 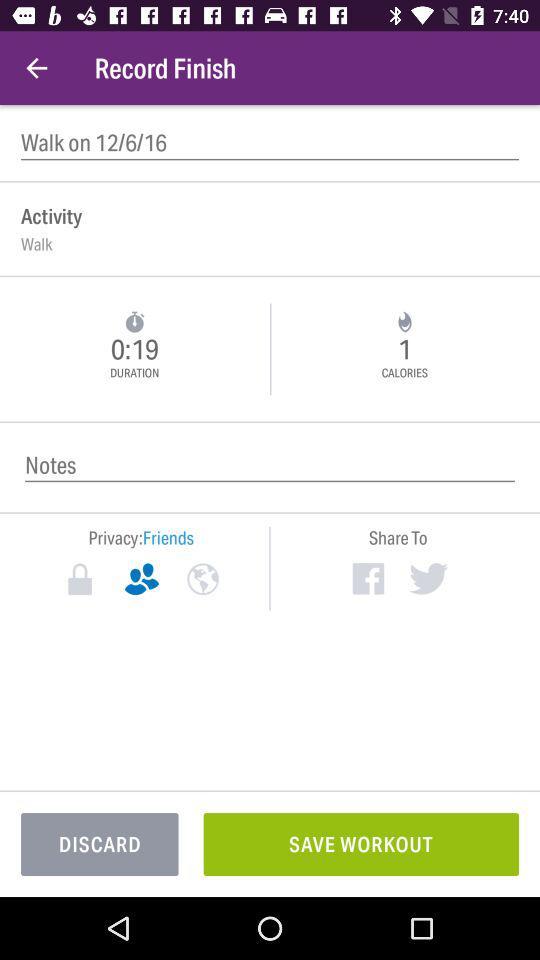 I want to click on the icon next to the record finish item, so click(x=36, y=68).